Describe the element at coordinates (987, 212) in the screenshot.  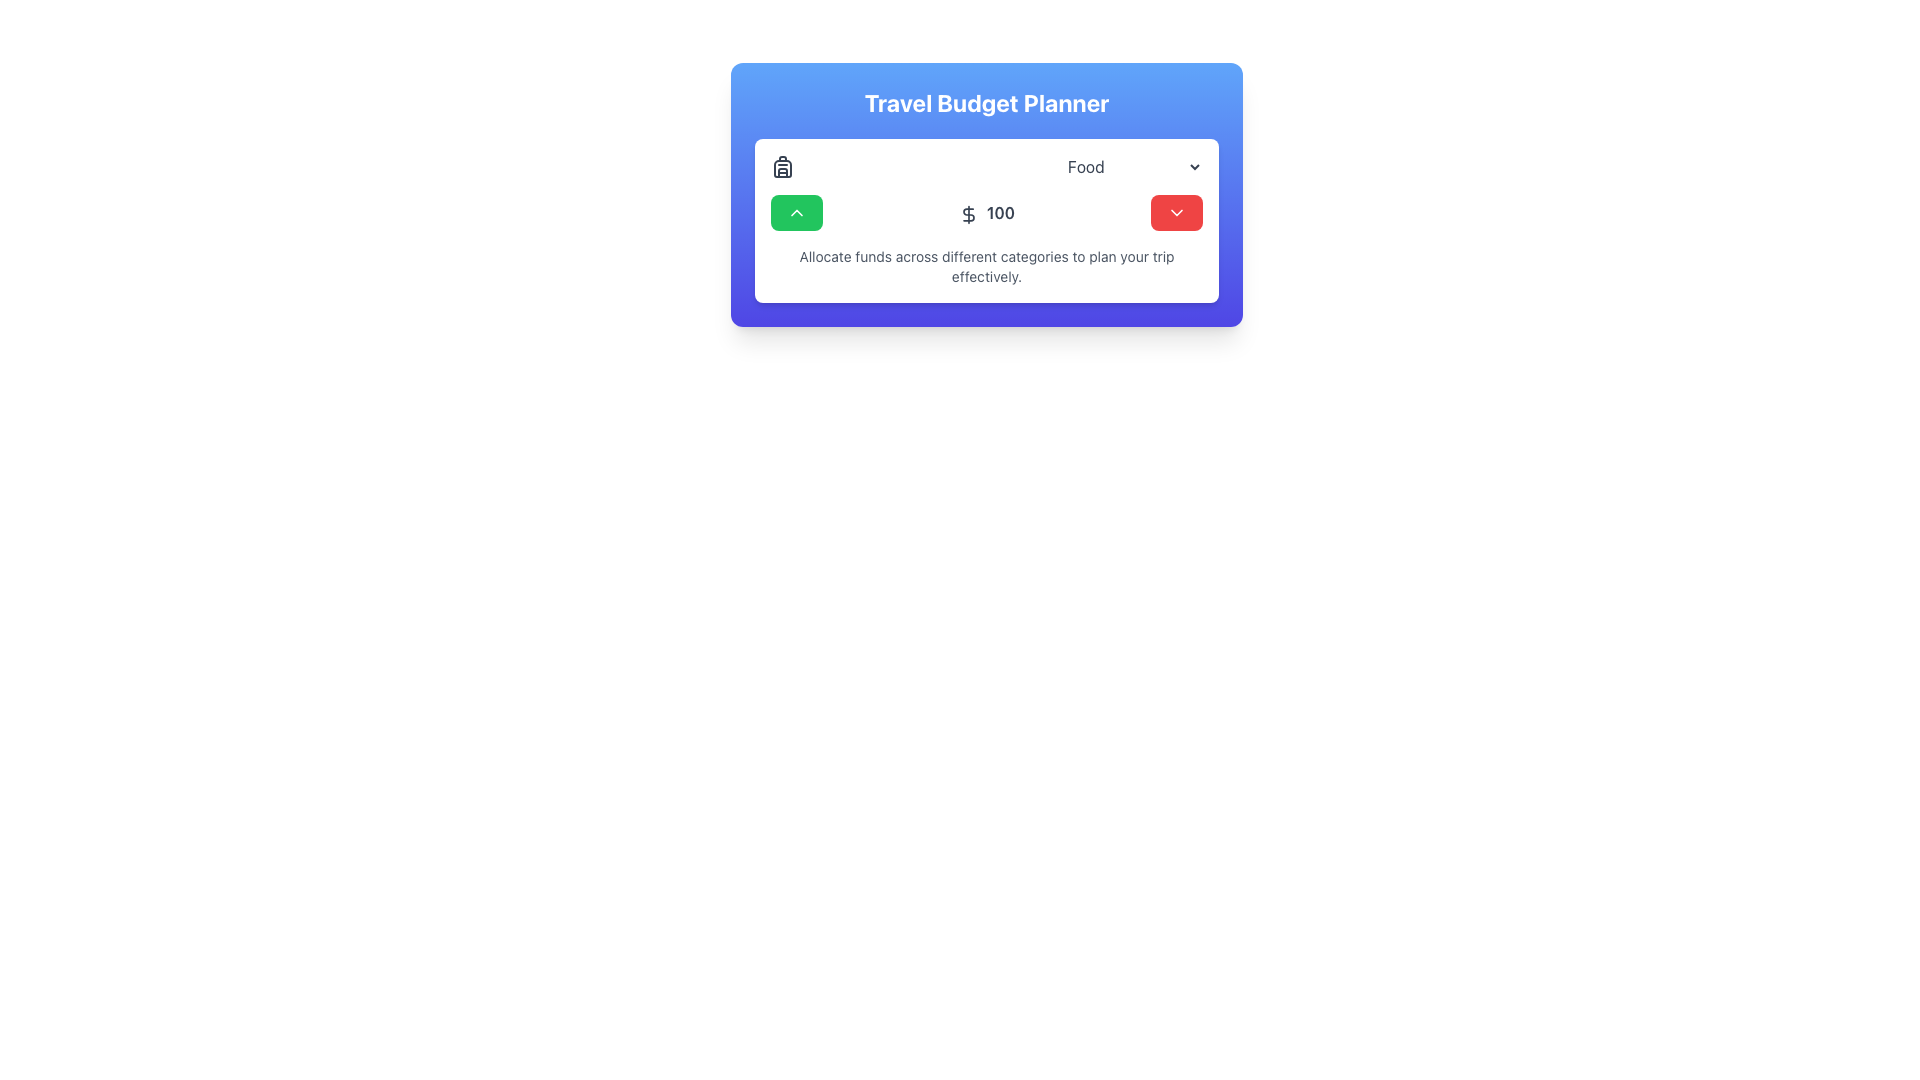
I see `displayed value of the bold text showing the number '100', which is the main numeric display flanked by a green button with an upwards arrow on the left and a red button with a downwards arrow on the right` at that location.